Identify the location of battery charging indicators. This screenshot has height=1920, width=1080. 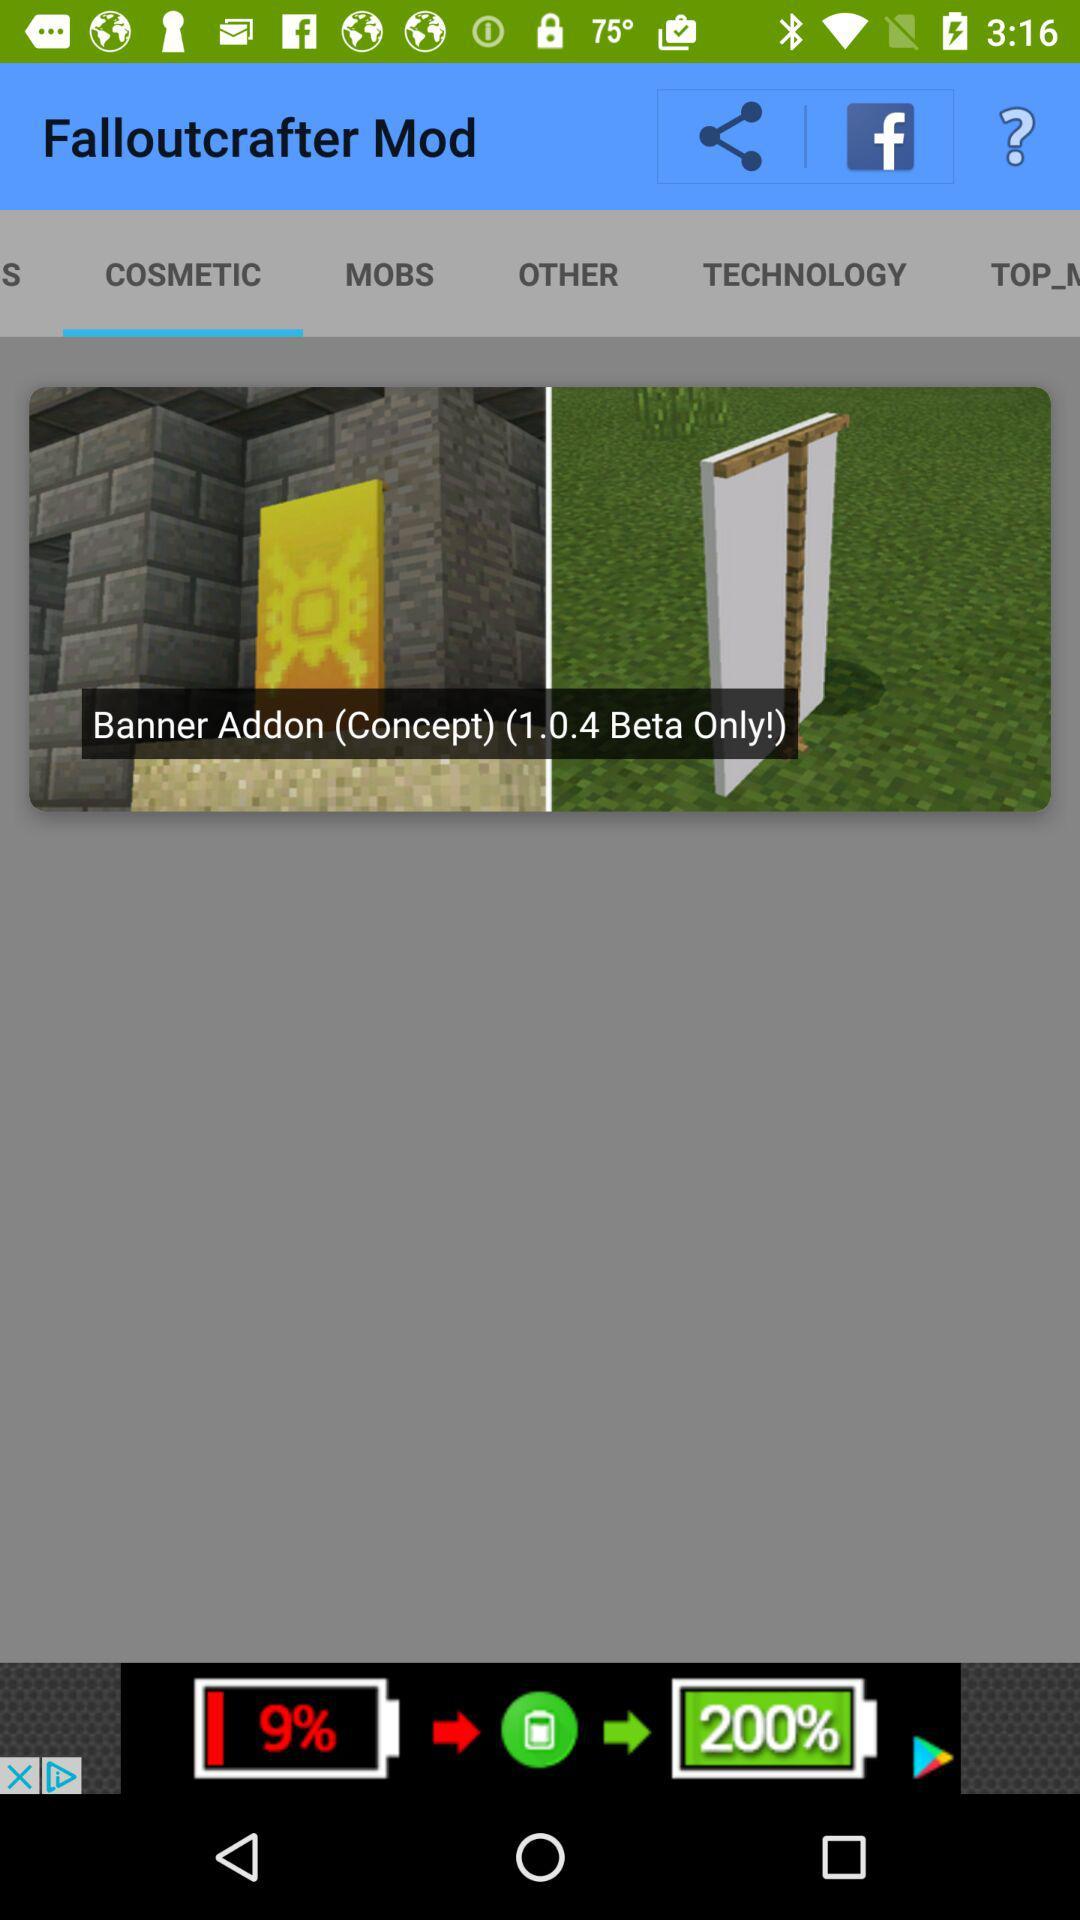
(540, 1727).